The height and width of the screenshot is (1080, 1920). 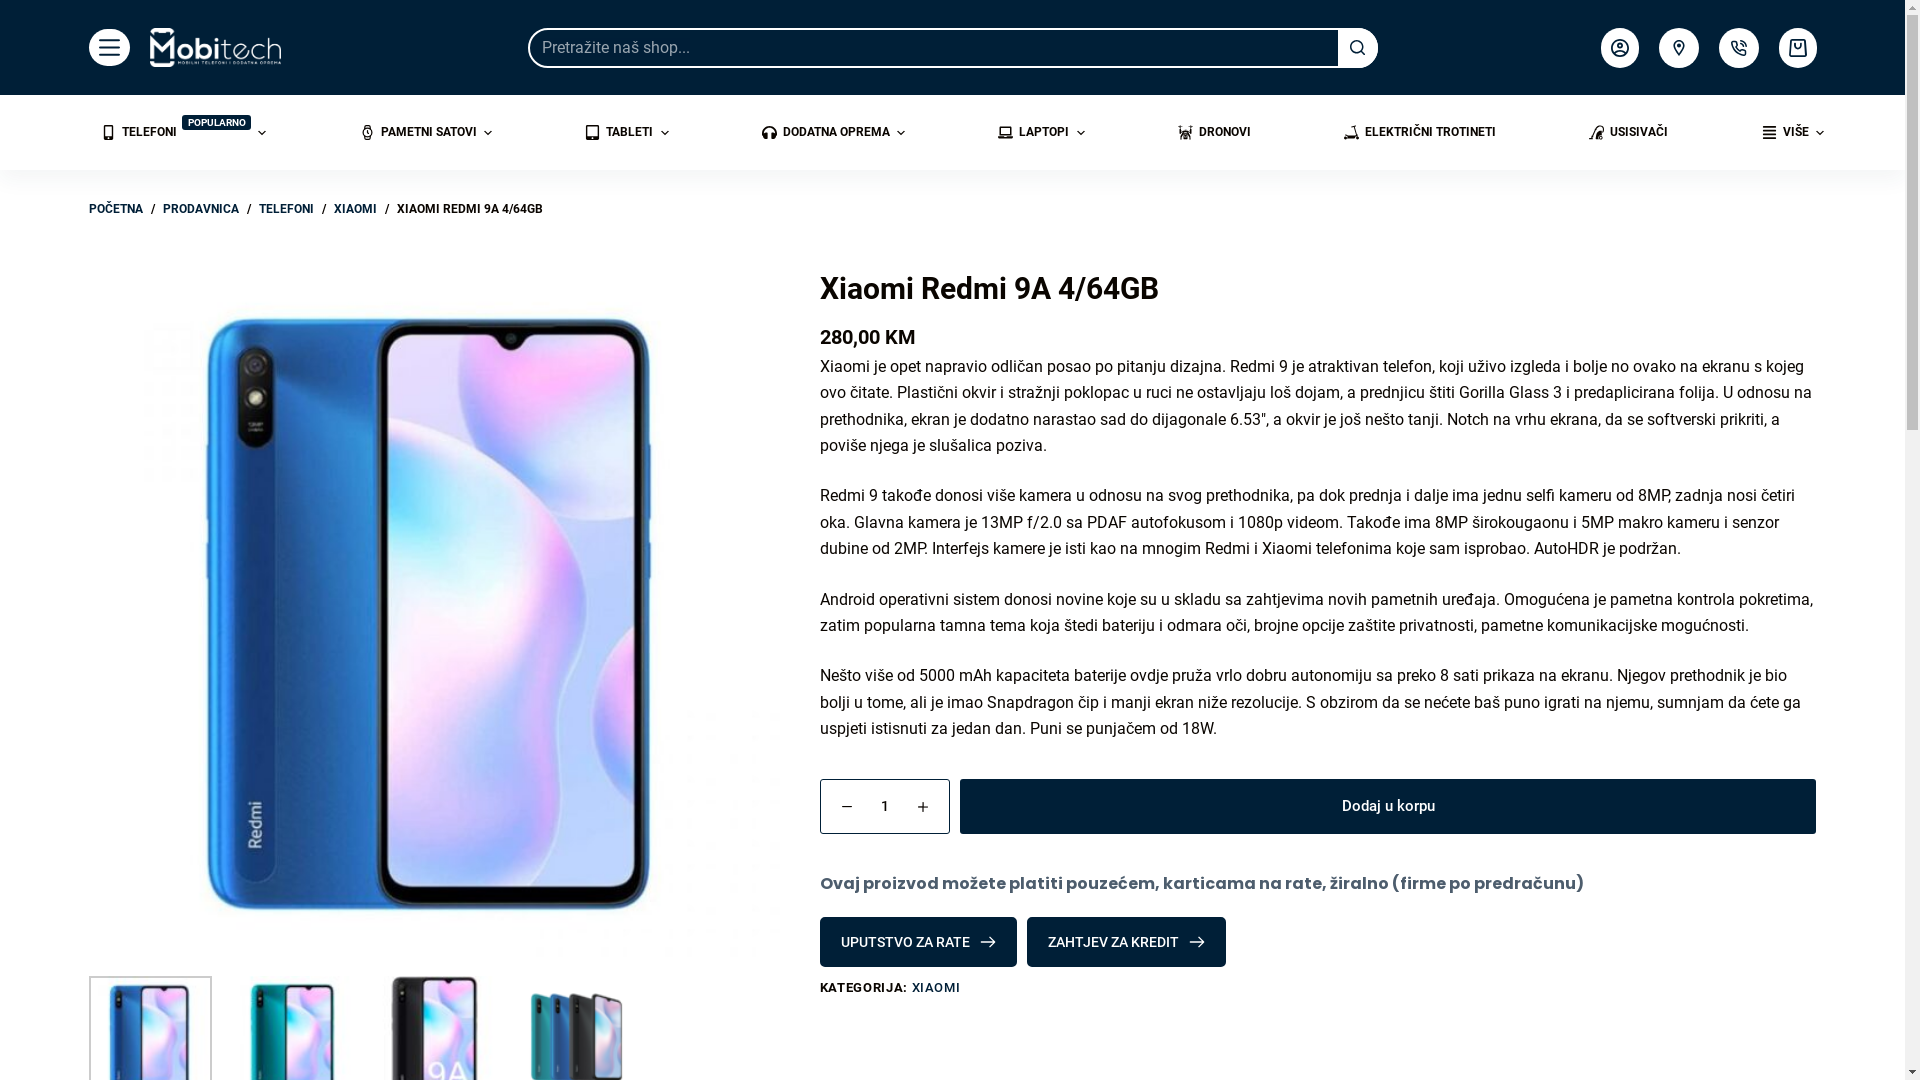 What do you see at coordinates (626, 132) in the screenshot?
I see `'TABLETI'` at bounding box center [626, 132].